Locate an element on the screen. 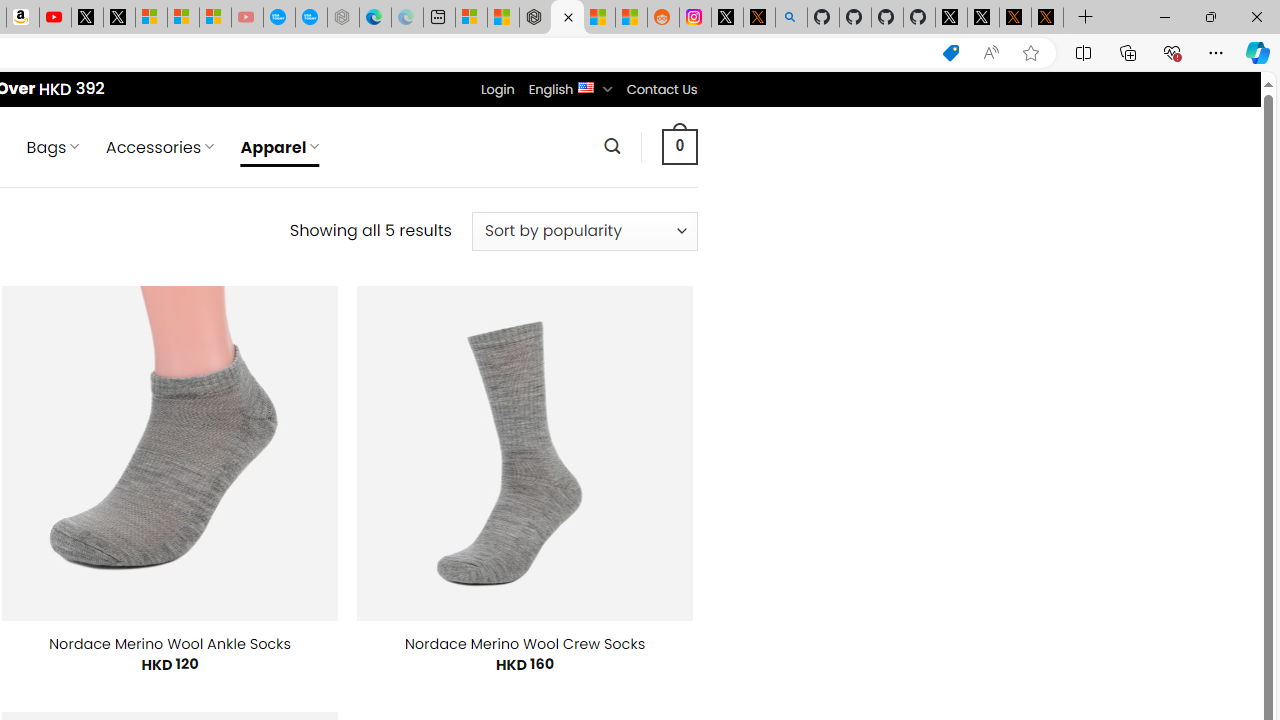 Image resolution: width=1280 pixels, height=720 pixels. 'Shop order' is located at coordinates (583, 230).